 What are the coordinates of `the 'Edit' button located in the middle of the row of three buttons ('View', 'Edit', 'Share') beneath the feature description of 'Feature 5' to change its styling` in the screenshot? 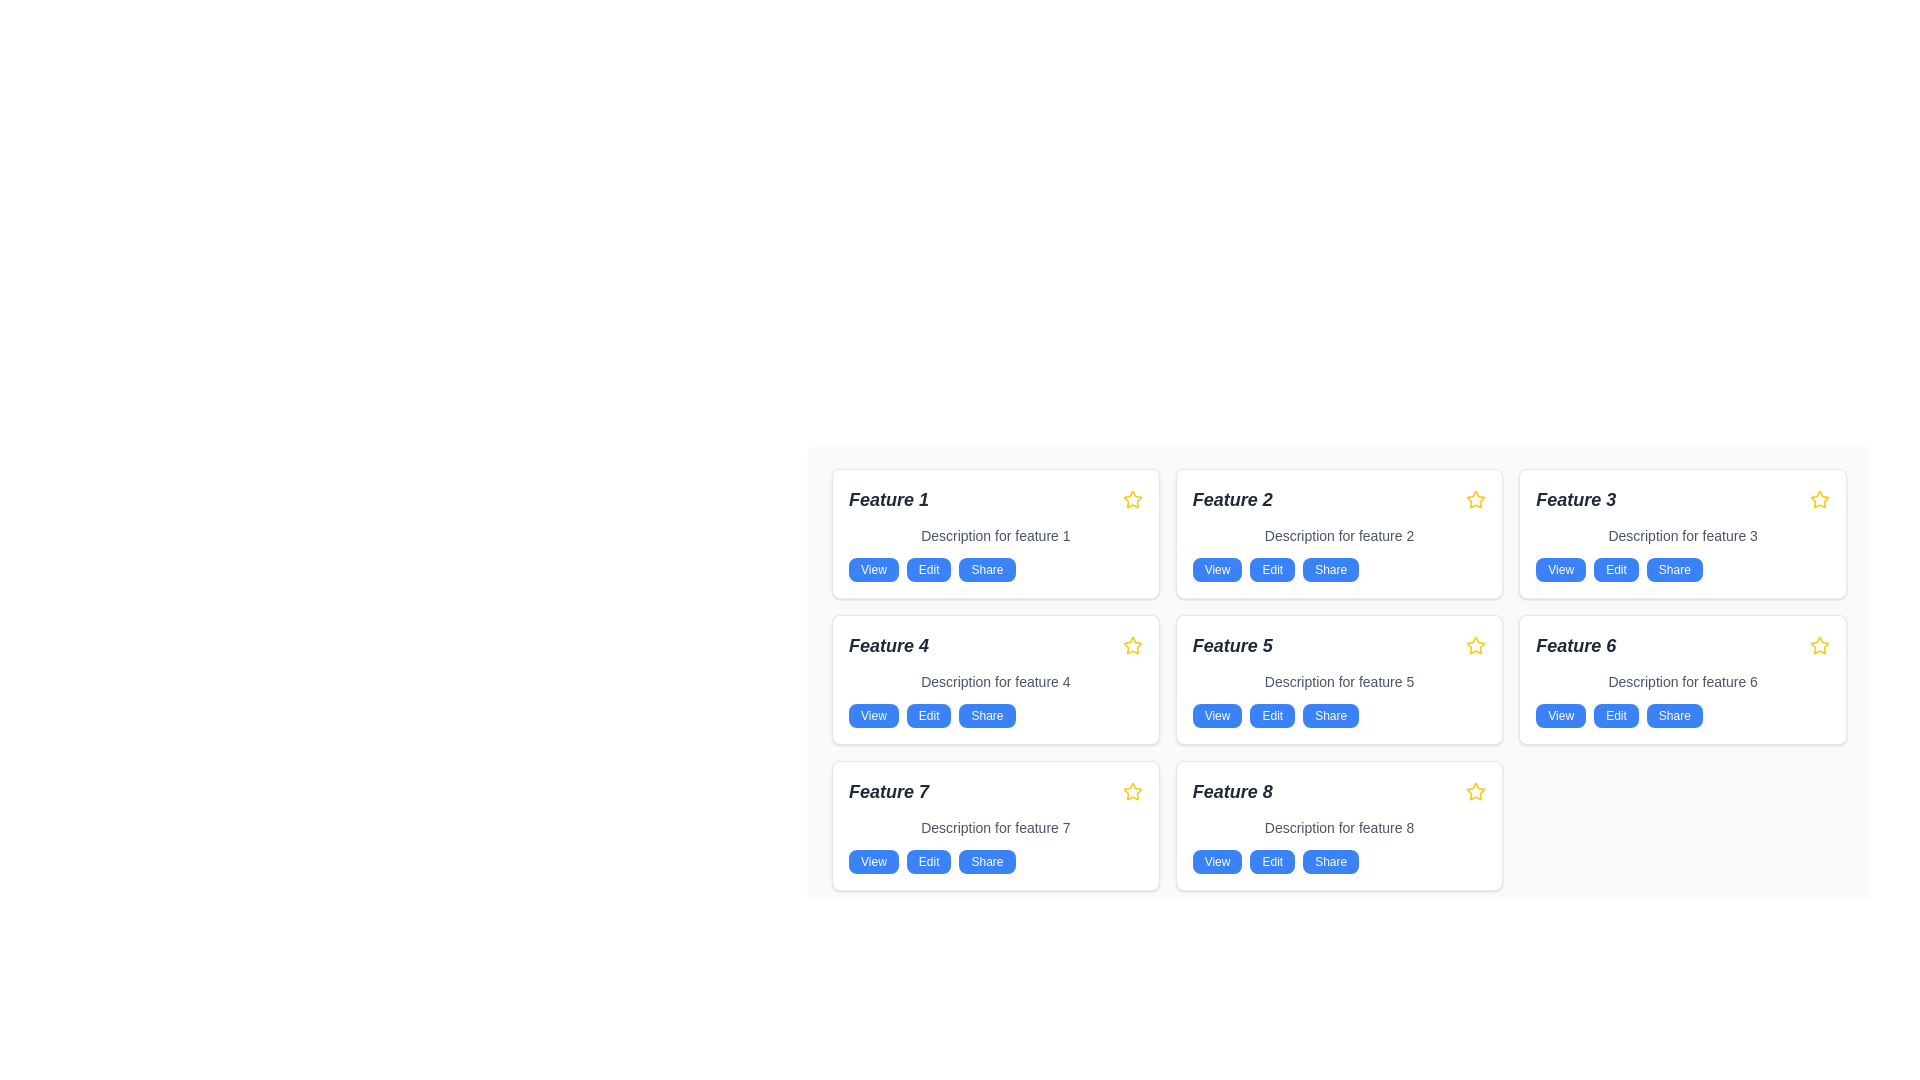 It's located at (1271, 715).